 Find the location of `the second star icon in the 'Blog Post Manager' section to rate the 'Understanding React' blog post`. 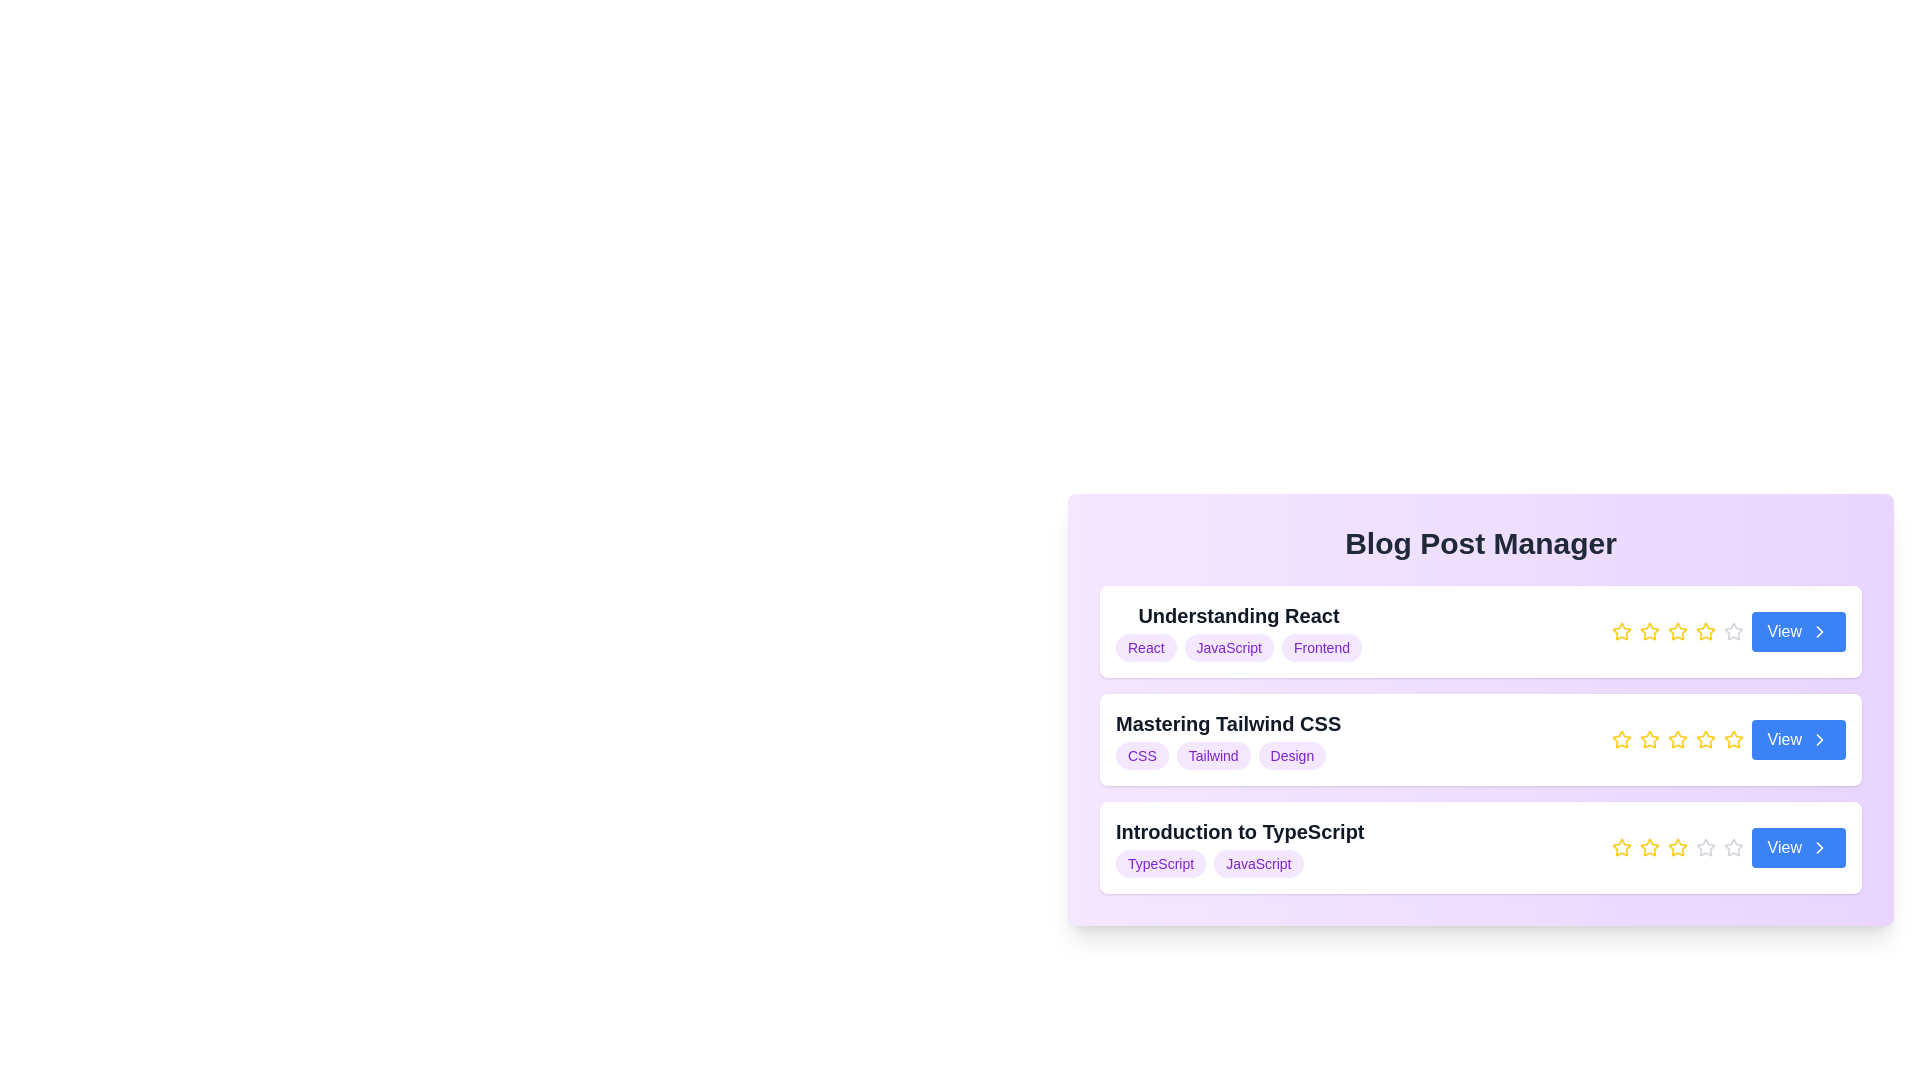

the second star icon in the 'Blog Post Manager' section to rate the 'Understanding React' blog post is located at coordinates (1649, 631).